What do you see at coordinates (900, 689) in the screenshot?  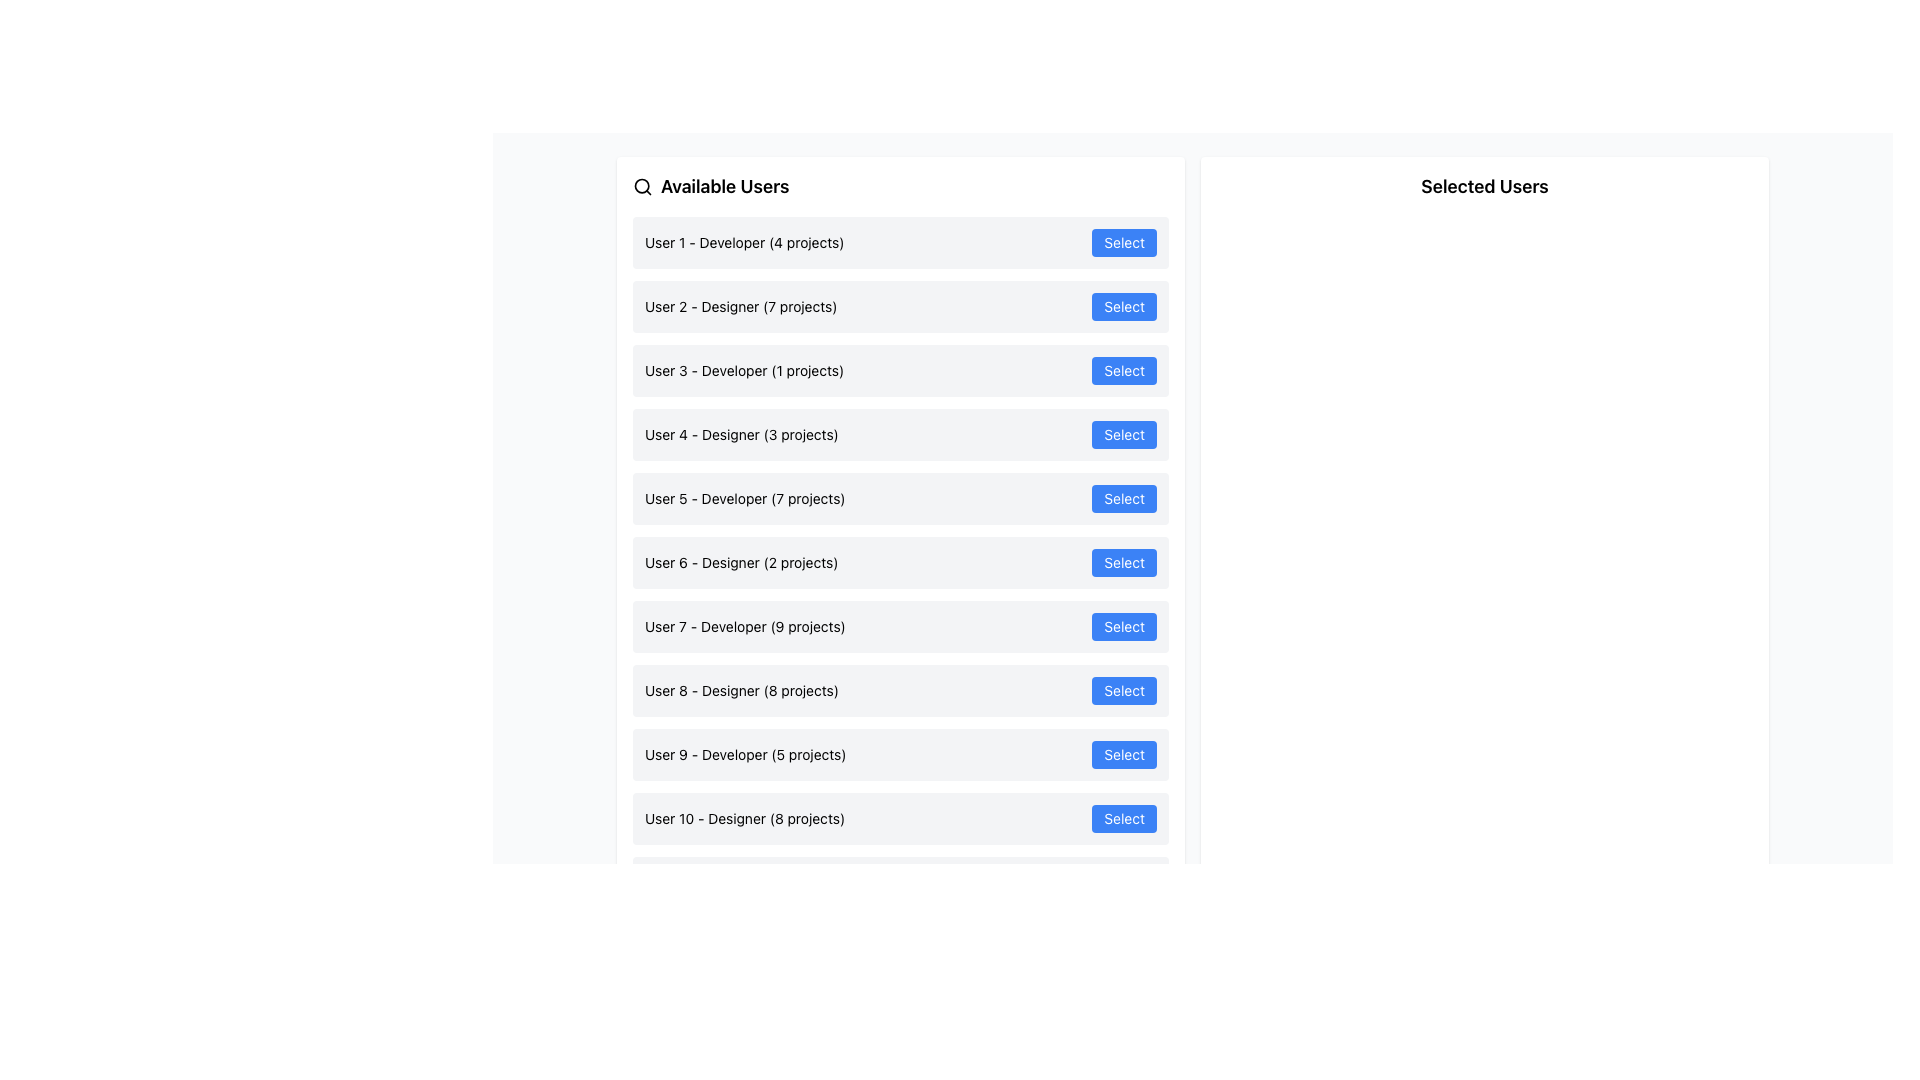 I see `the 'Select' button on the eighth user in the 'Available Users' list to choose this user for further actions` at bounding box center [900, 689].